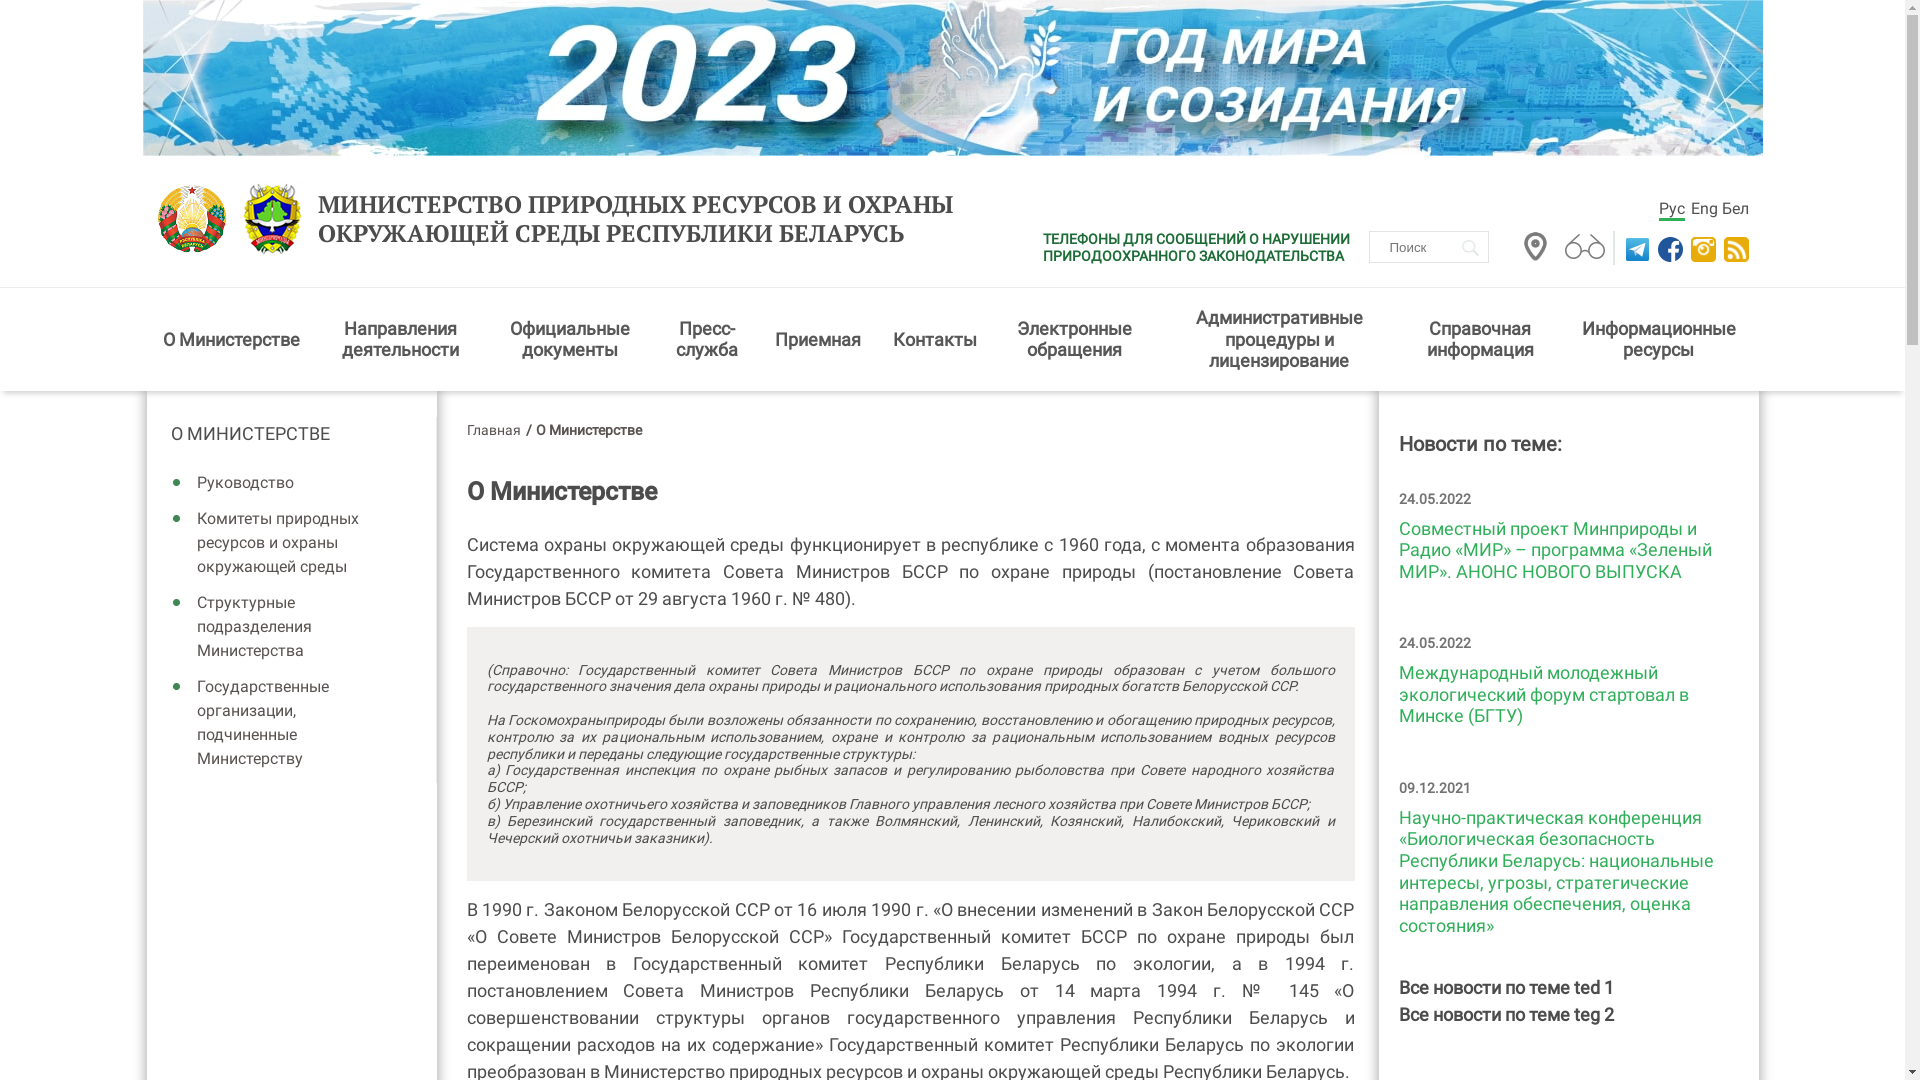 The width and height of the screenshot is (1920, 1080). What do you see at coordinates (1733, 248) in the screenshot?
I see `'RSS'` at bounding box center [1733, 248].